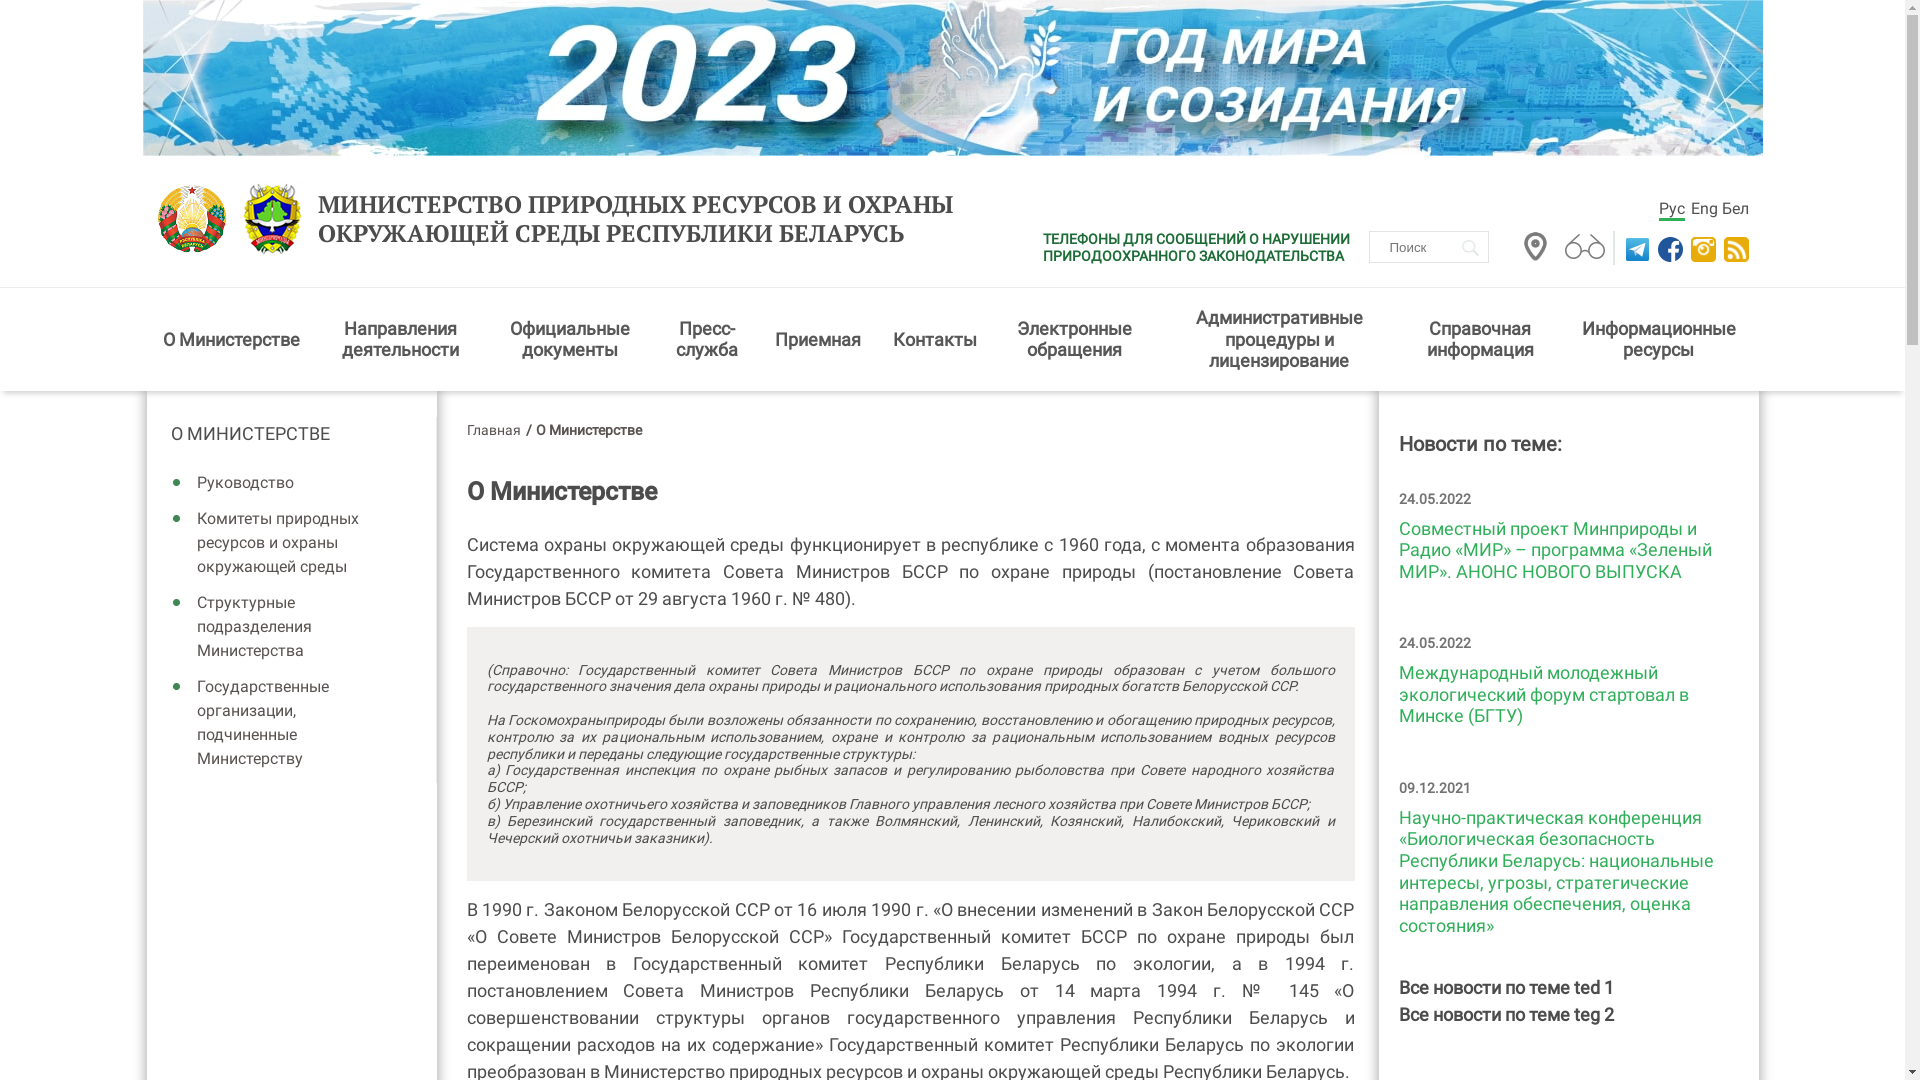 The width and height of the screenshot is (1920, 1080). What do you see at coordinates (1733, 248) in the screenshot?
I see `'RSS'` at bounding box center [1733, 248].